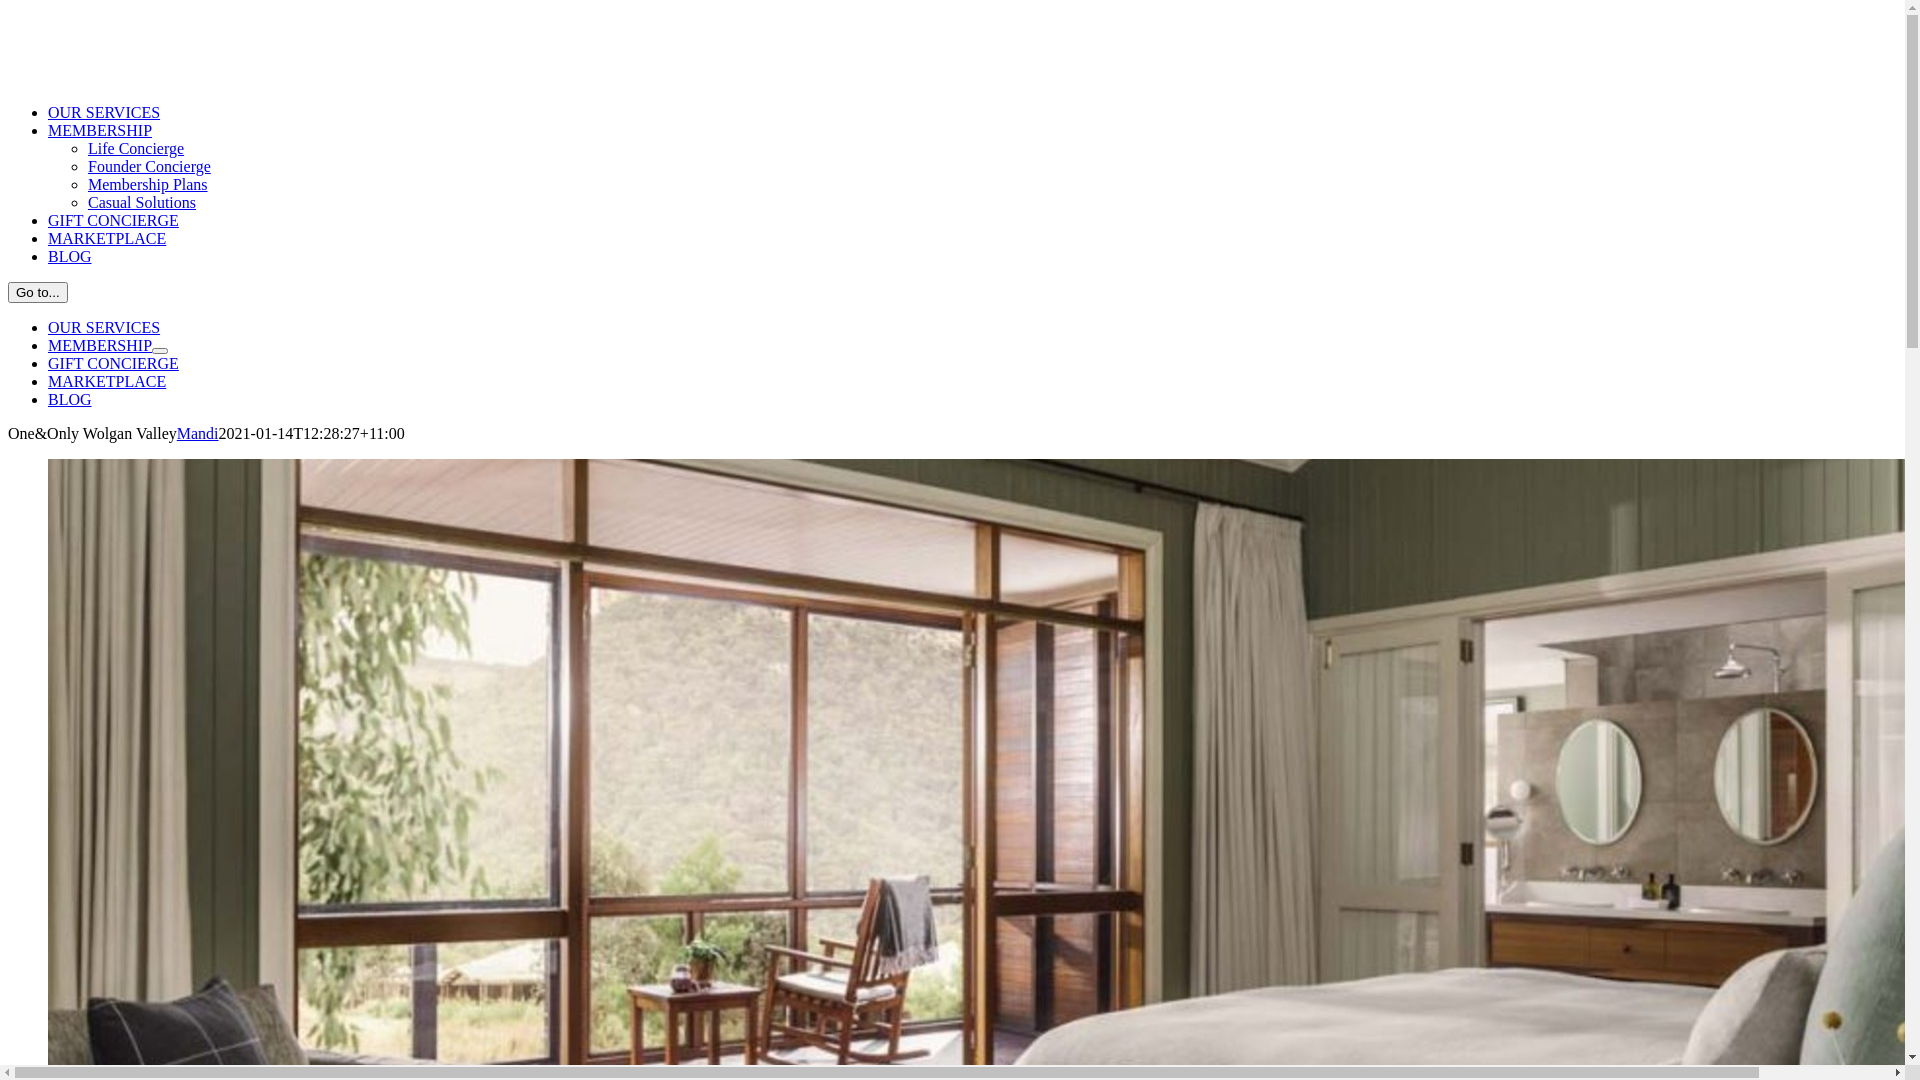 The height and width of the screenshot is (1080, 1920). Describe the element at coordinates (105, 237) in the screenshot. I see `'MARKETPLACE'` at that location.